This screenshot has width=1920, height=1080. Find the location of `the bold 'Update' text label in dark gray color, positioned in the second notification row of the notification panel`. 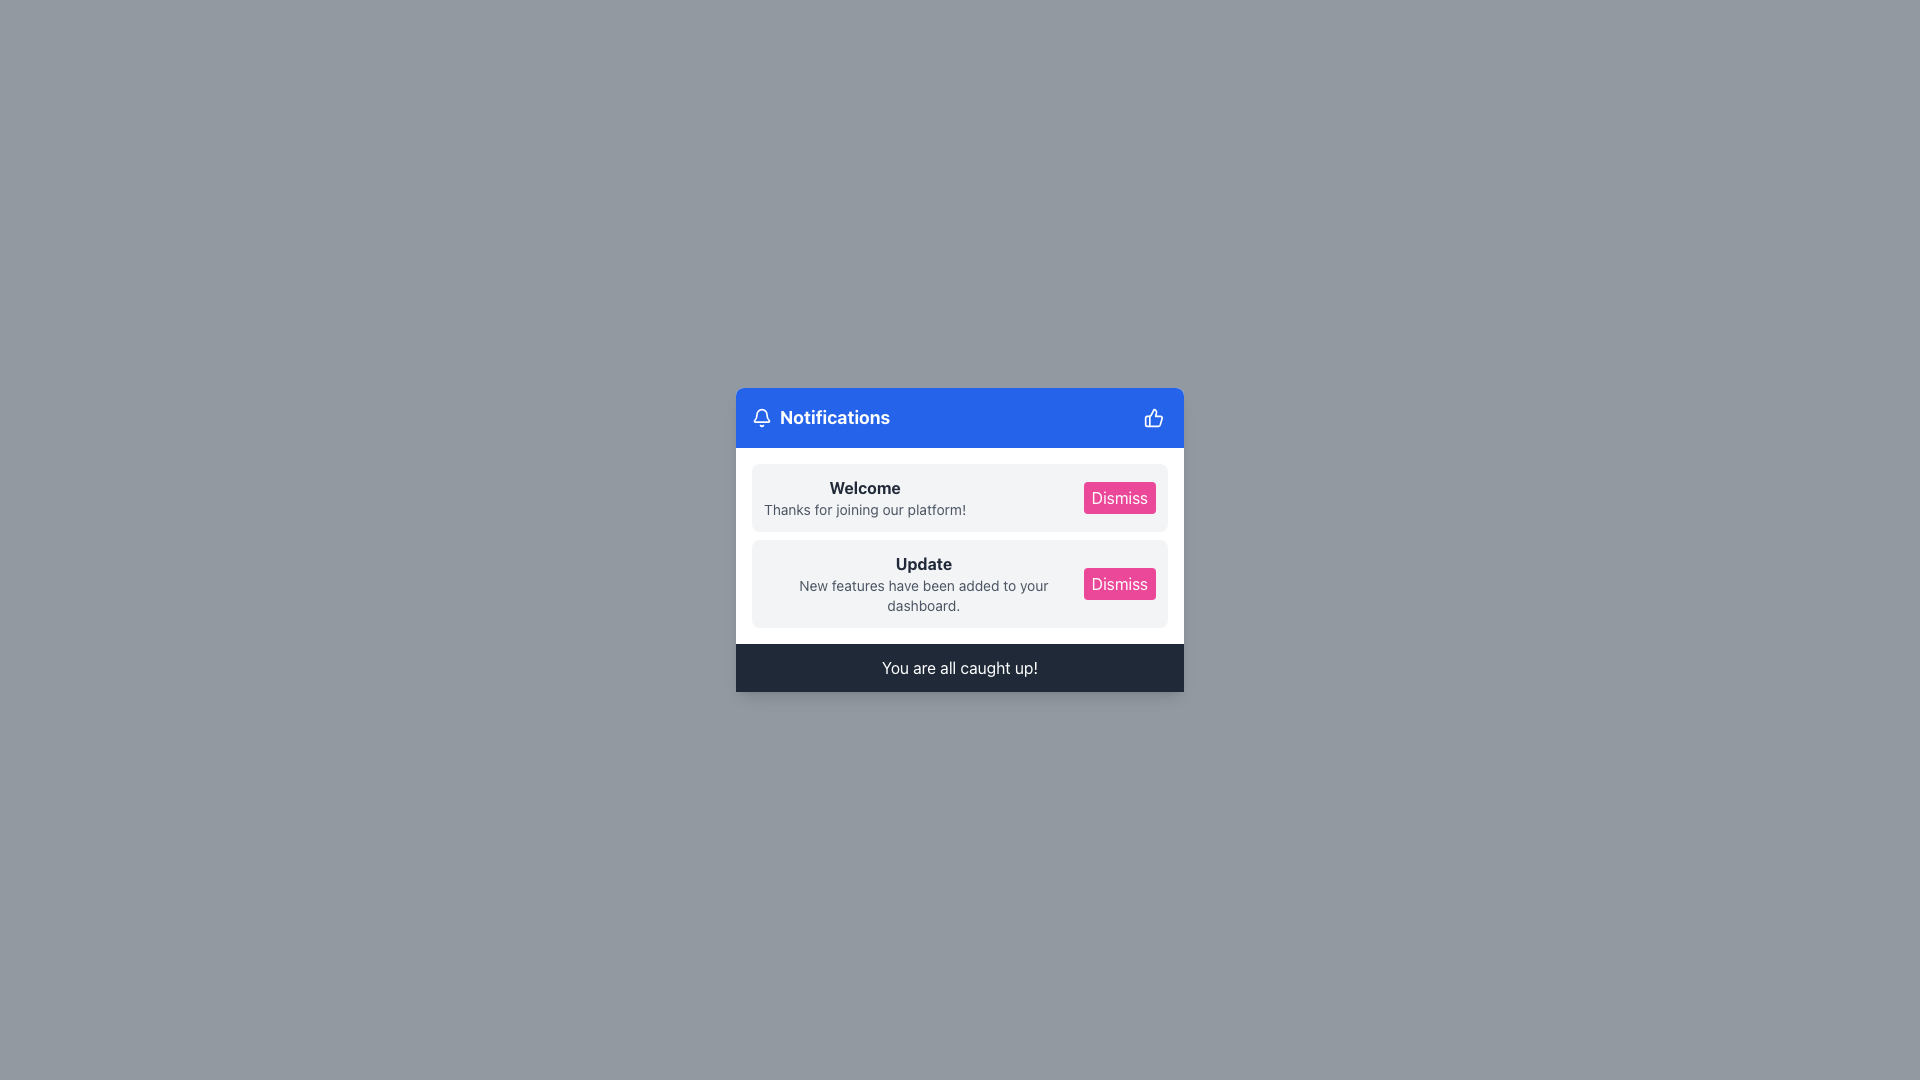

the bold 'Update' text label in dark gray color, positioned in the second notification row of the notification panel is located at coordinates (922, 563).